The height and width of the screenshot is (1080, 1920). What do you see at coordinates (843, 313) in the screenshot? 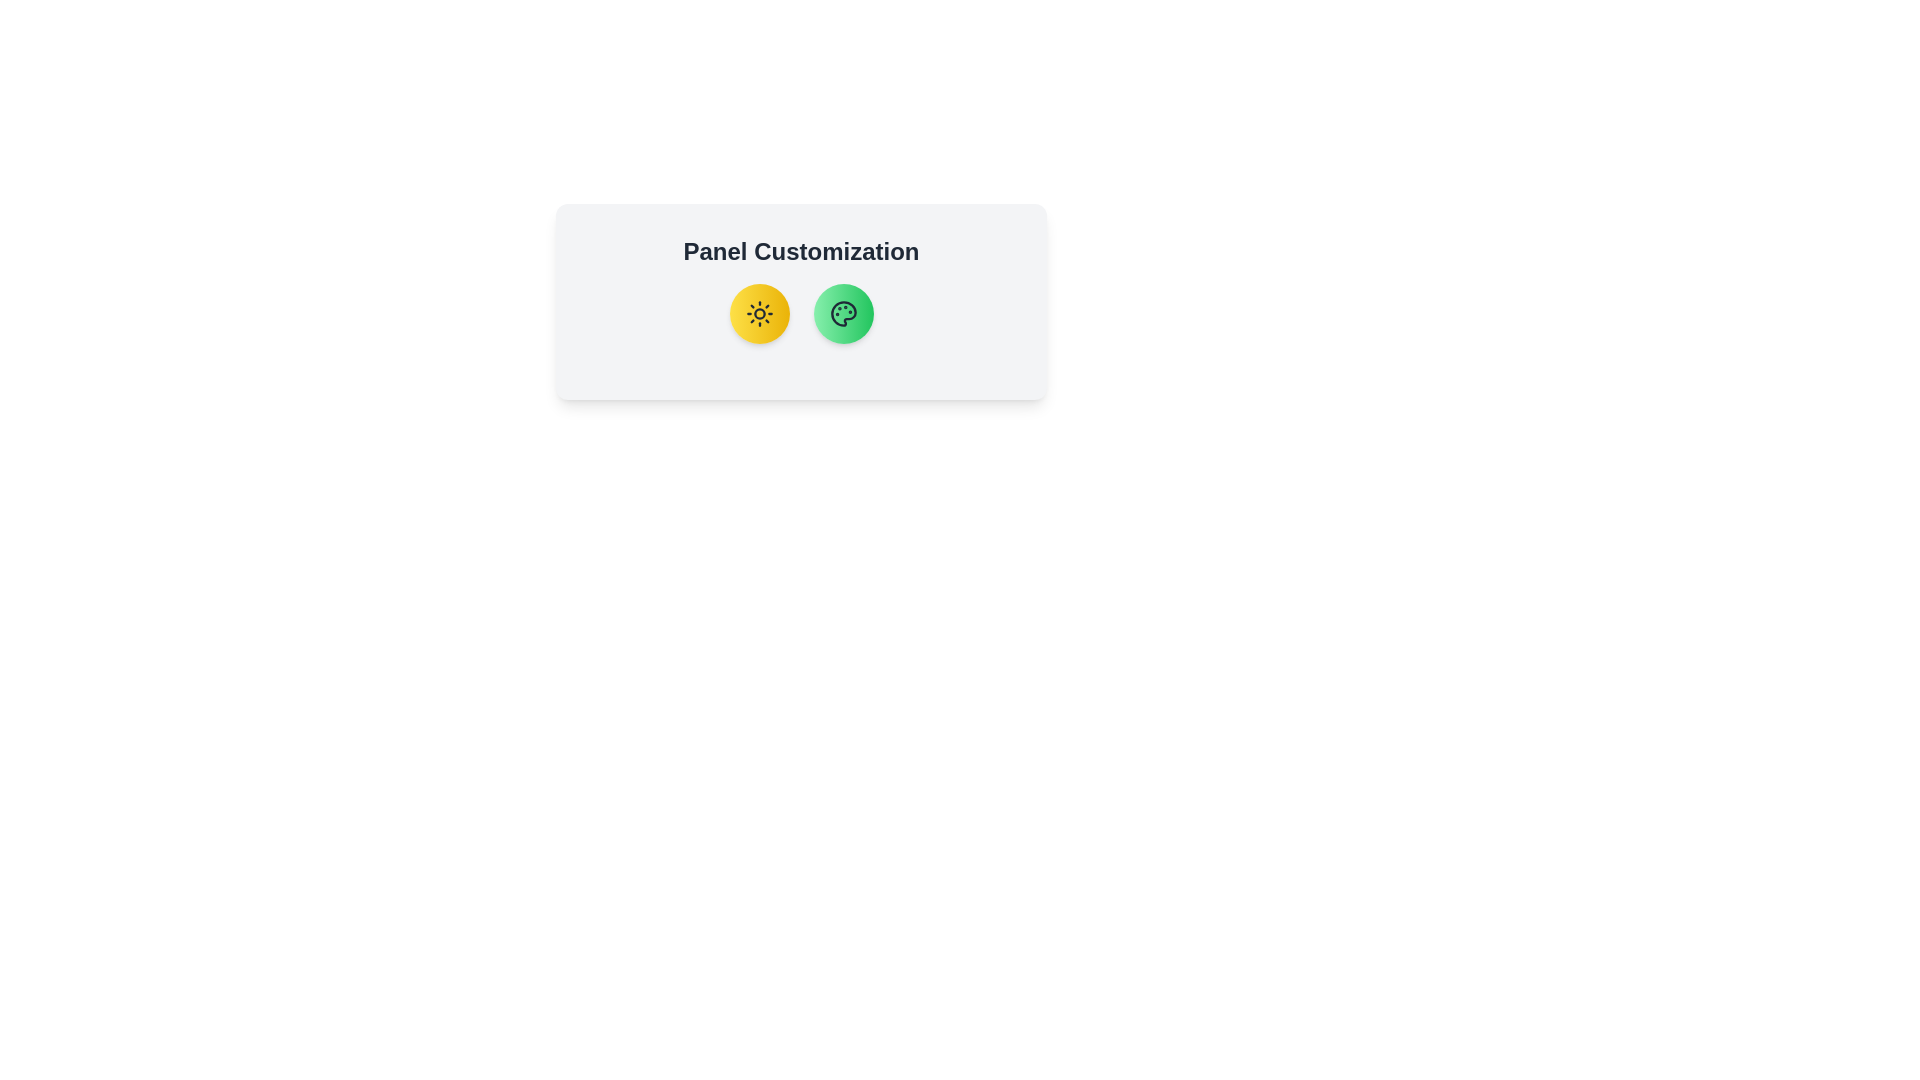
I see `the second circular icon button, which is a green gradient painter's palette icon located within the 'Panel Customization' card` at bounding box center [843, 313].